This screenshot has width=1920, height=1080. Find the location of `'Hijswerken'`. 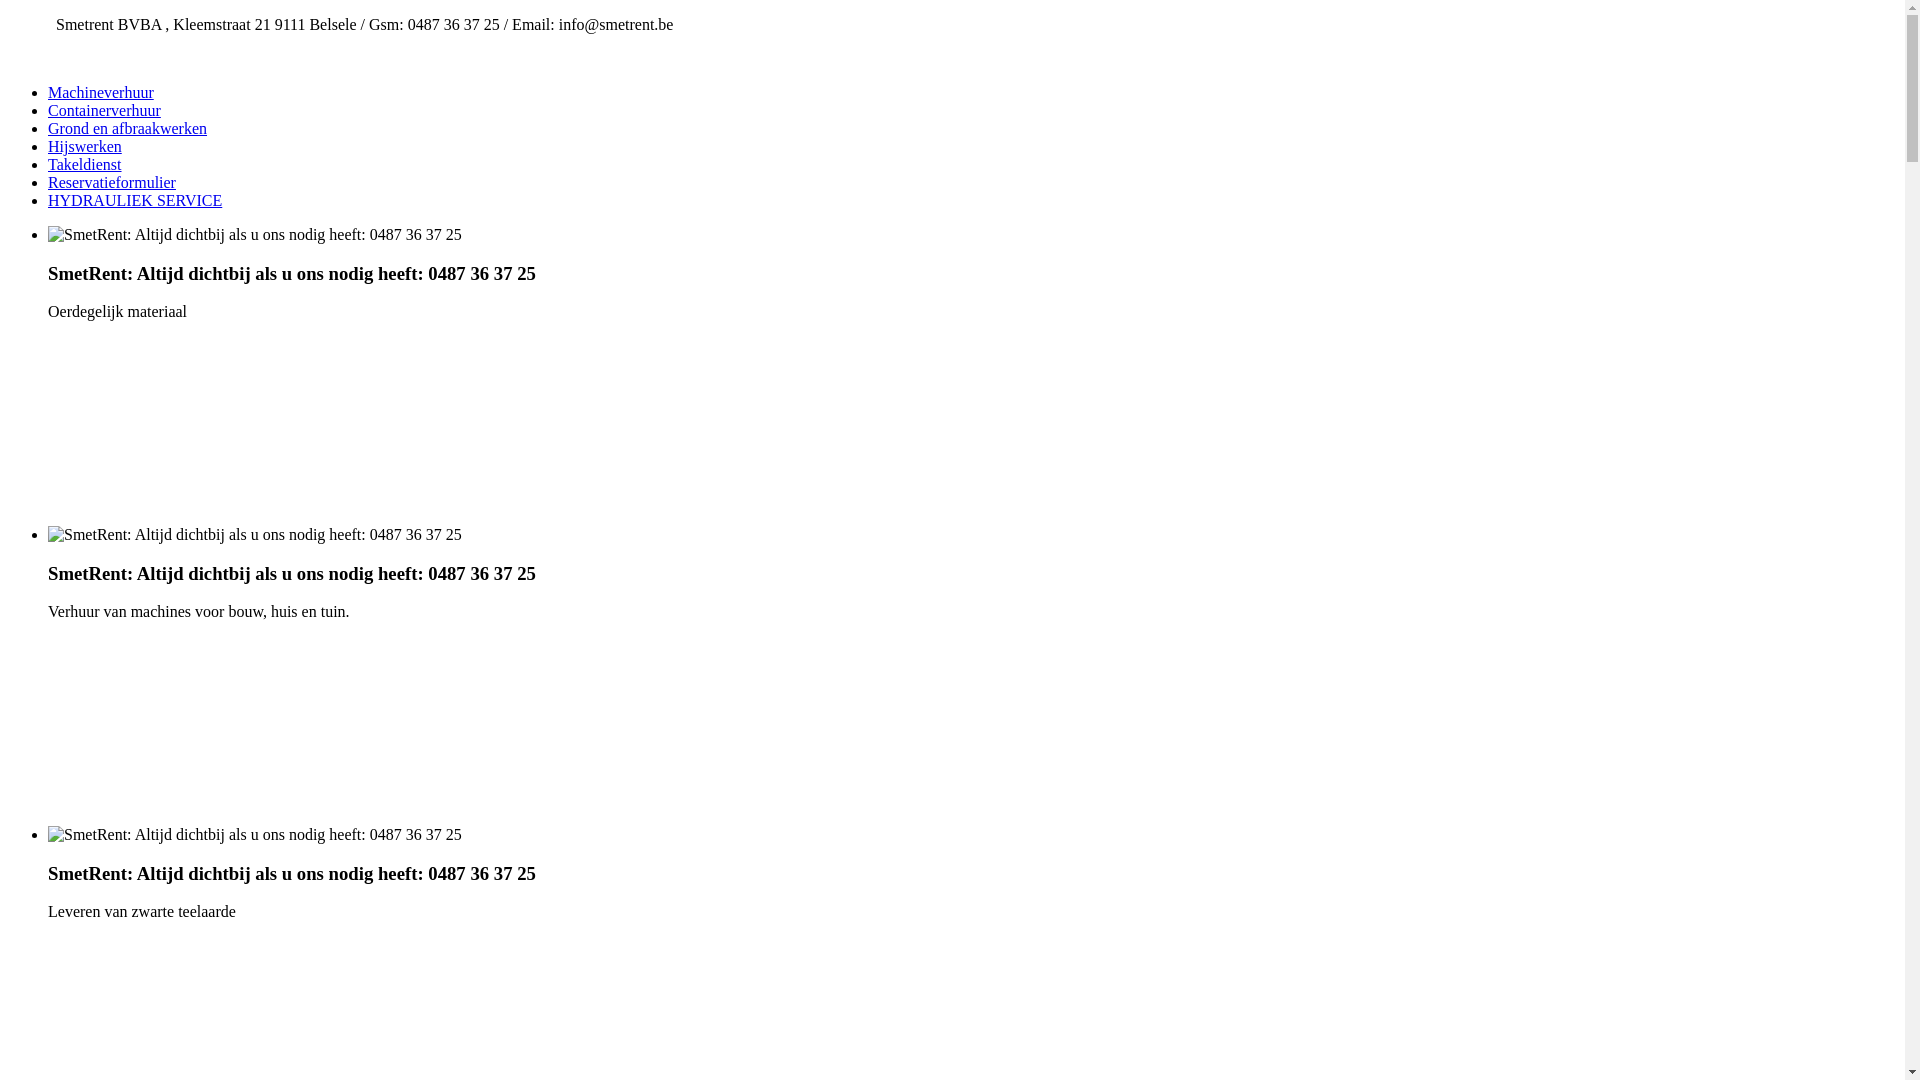

'Hijswerken' is located at coordinates (84, 145).